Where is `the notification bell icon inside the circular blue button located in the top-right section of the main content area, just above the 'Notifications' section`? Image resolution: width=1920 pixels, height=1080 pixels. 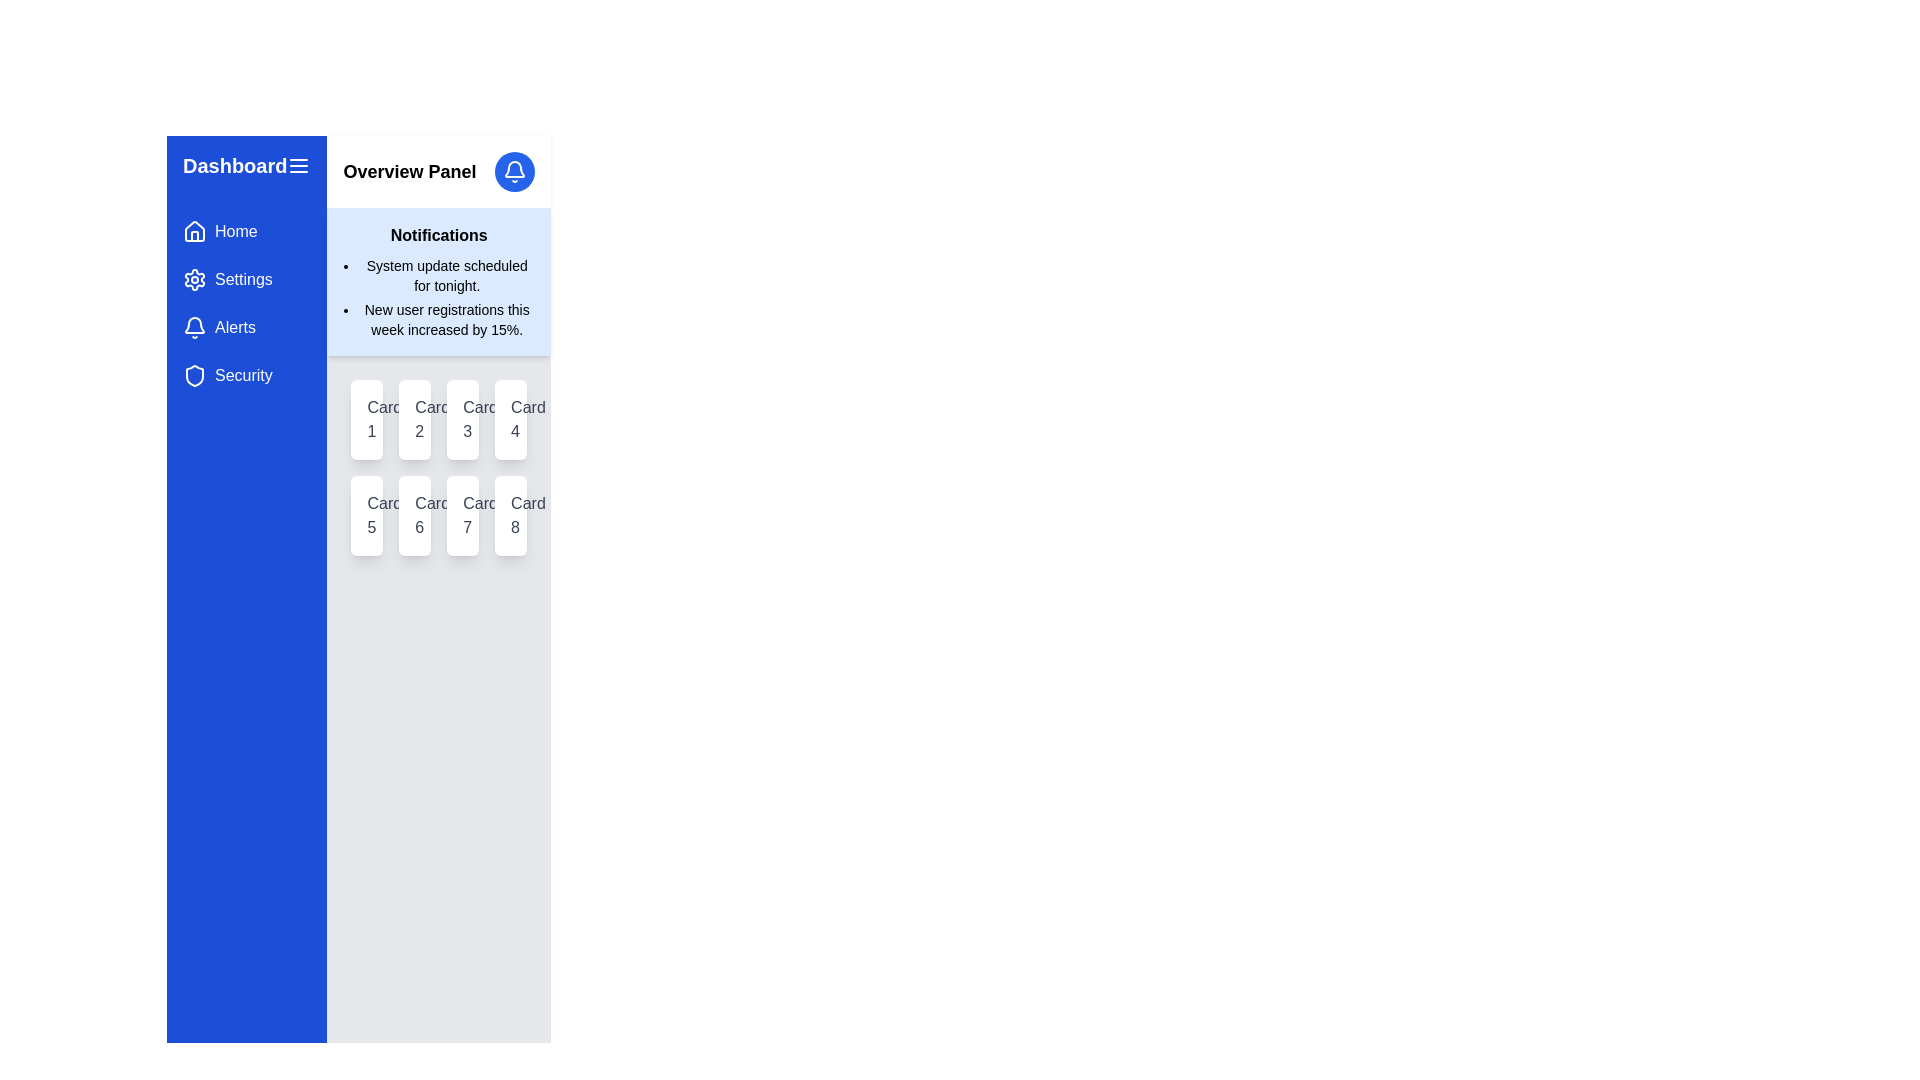
the notification bell icon inside the circular blue button located in the top-right section of the main content area, just above the 'Notifications' section is located at coordinates (514, 171).